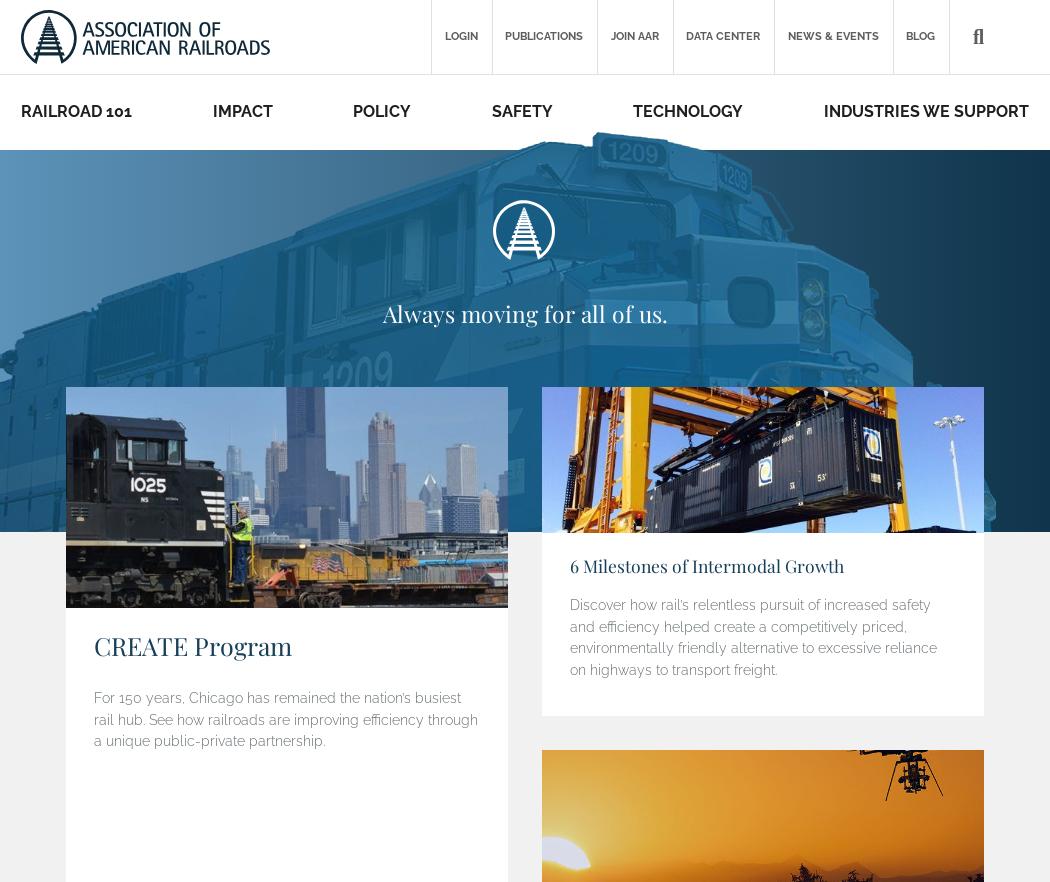 The height and width of the screenshot is (882, 1050). What do you see at coordinates (283, 719) in the screenshot?
I see `'For 150 years, Chicago has remained the nation’s busiest rail hub. See how railroads are improving efficiency through a unique public-private partnership.'` at bounding box center [283, 719].